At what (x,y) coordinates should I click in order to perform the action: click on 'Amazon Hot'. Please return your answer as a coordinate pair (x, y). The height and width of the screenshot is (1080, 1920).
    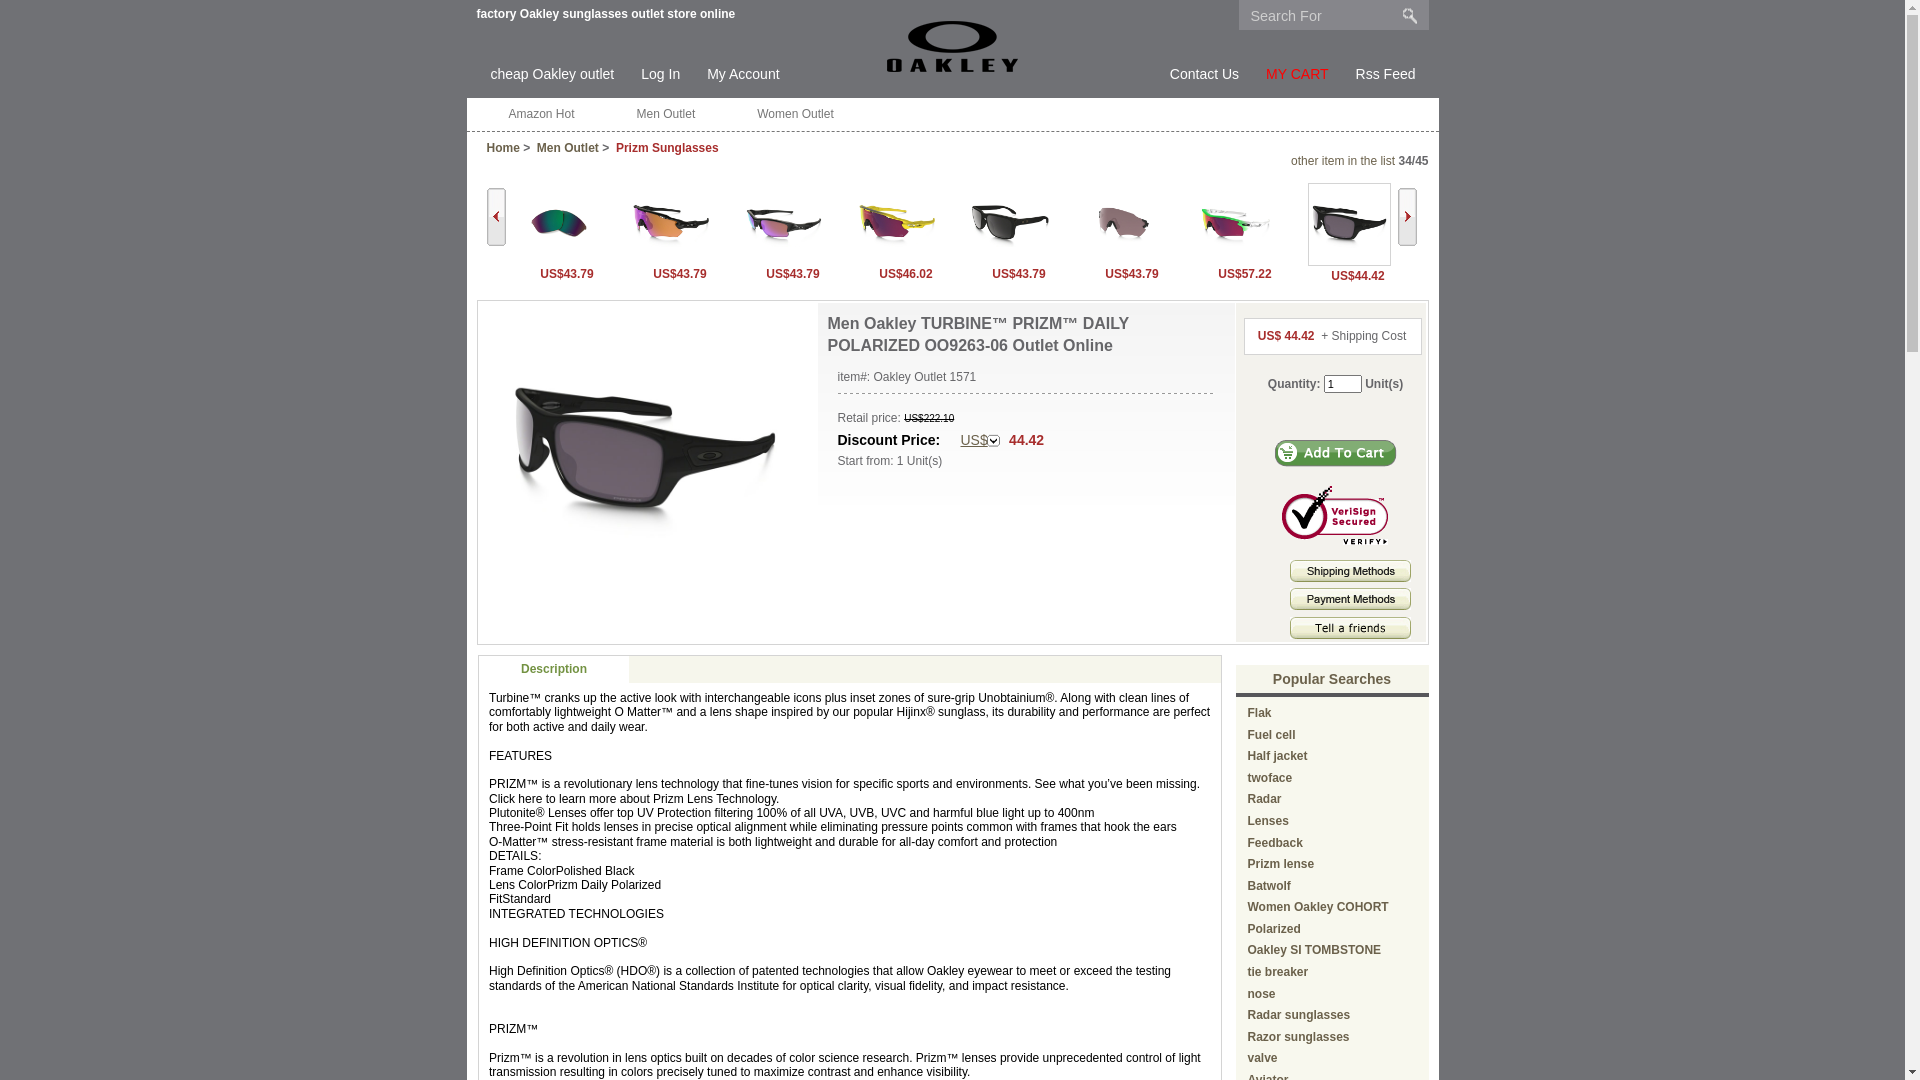
    Looking at the image, I should click on (541, 114).